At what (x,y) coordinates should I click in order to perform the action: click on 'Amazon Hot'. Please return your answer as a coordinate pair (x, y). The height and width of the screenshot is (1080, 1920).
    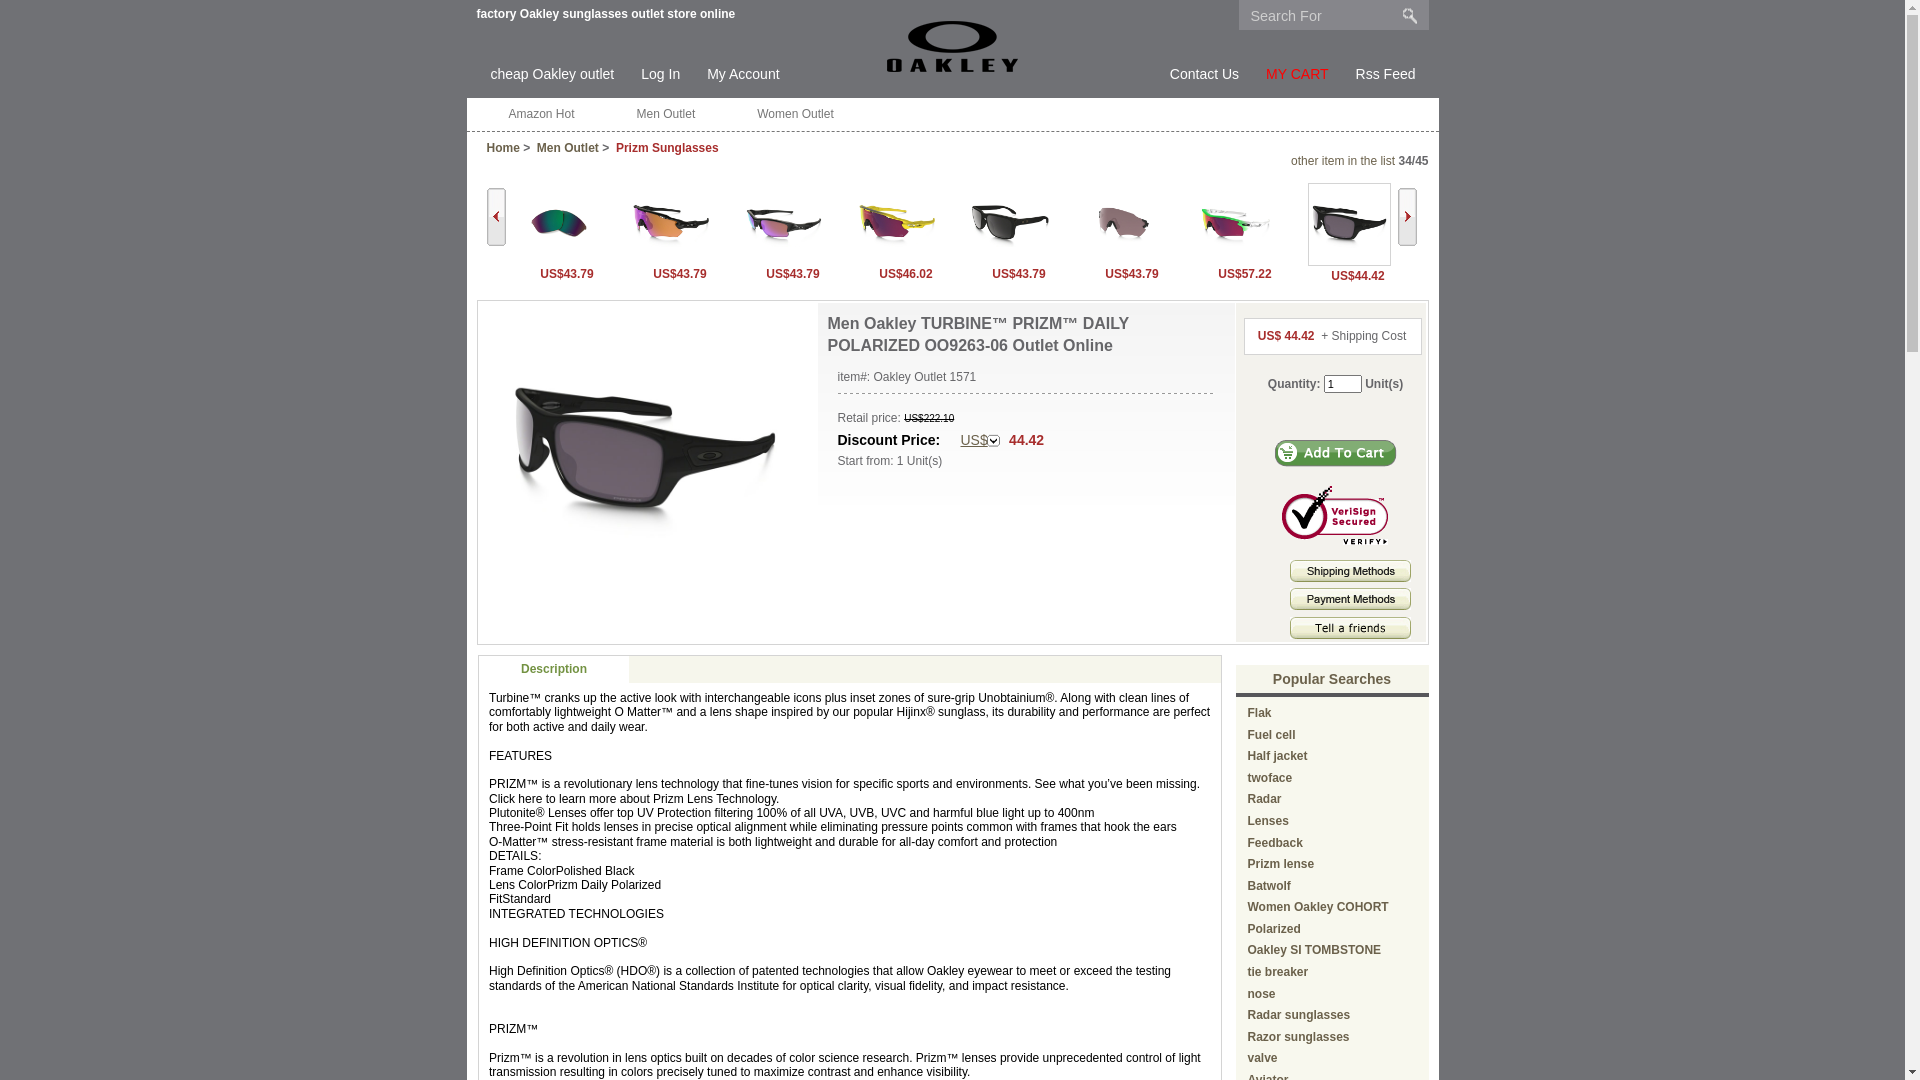
    Looking at the image, I should click on (541, 114).